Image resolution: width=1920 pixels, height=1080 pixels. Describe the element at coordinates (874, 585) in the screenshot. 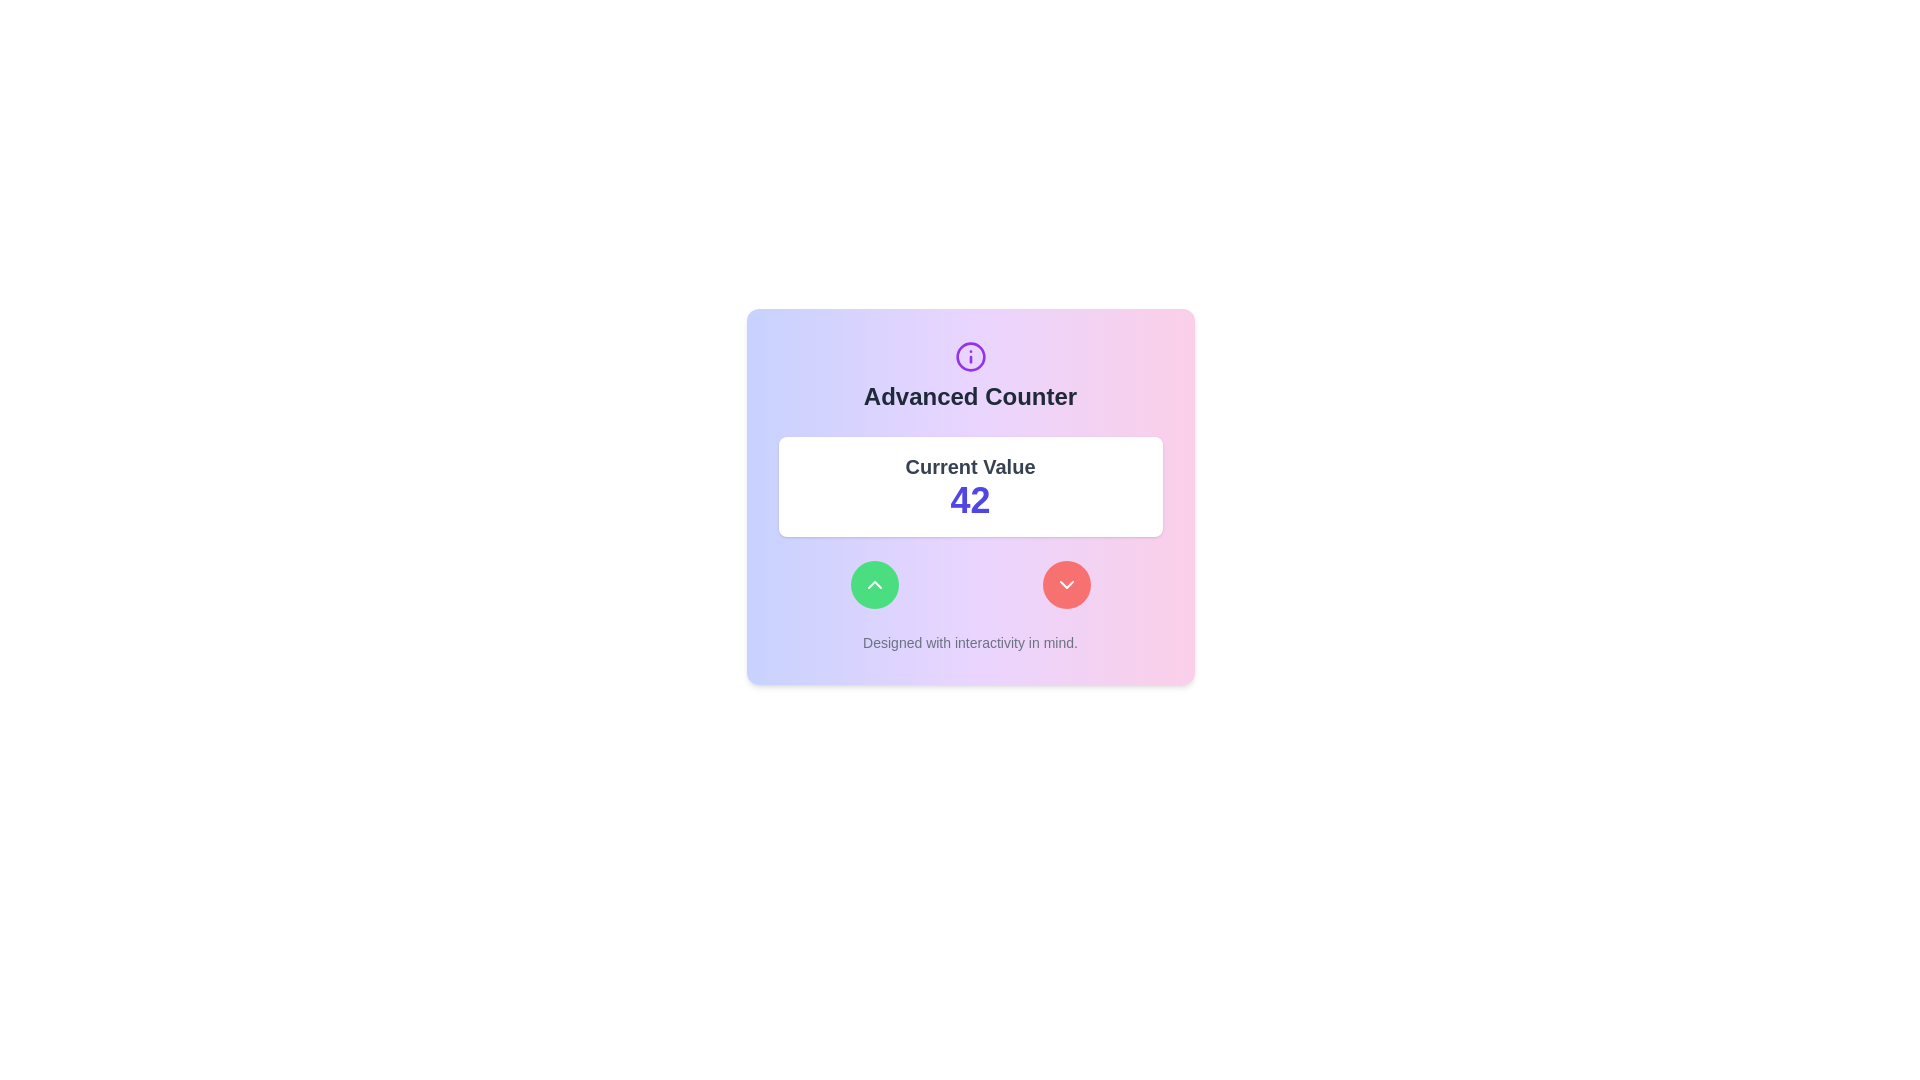

I see `the upward arrow button icon, which is a triangular arrow icon in white on a green circular background, located at the bottom-left of the central card aligned with the text 'Current Value 42'` at that location.